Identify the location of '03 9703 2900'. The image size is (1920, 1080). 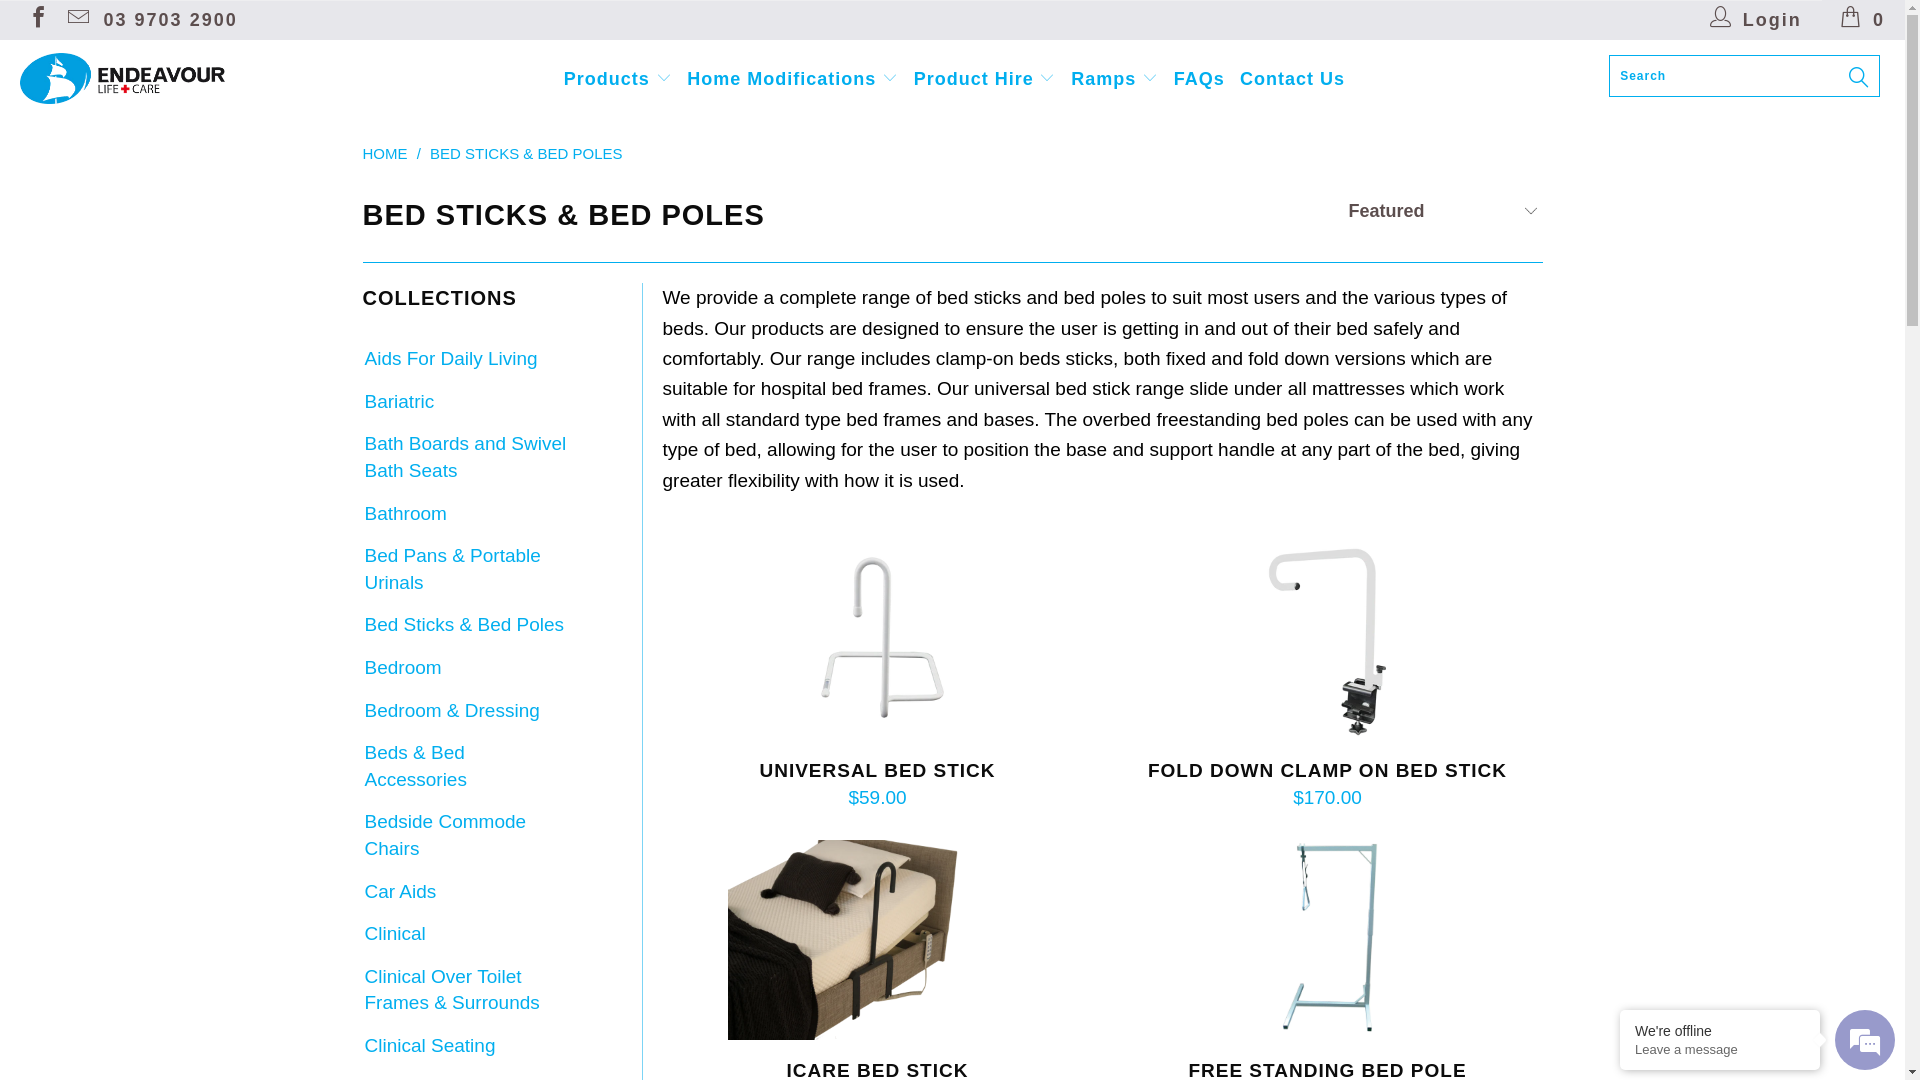
(171, 19).